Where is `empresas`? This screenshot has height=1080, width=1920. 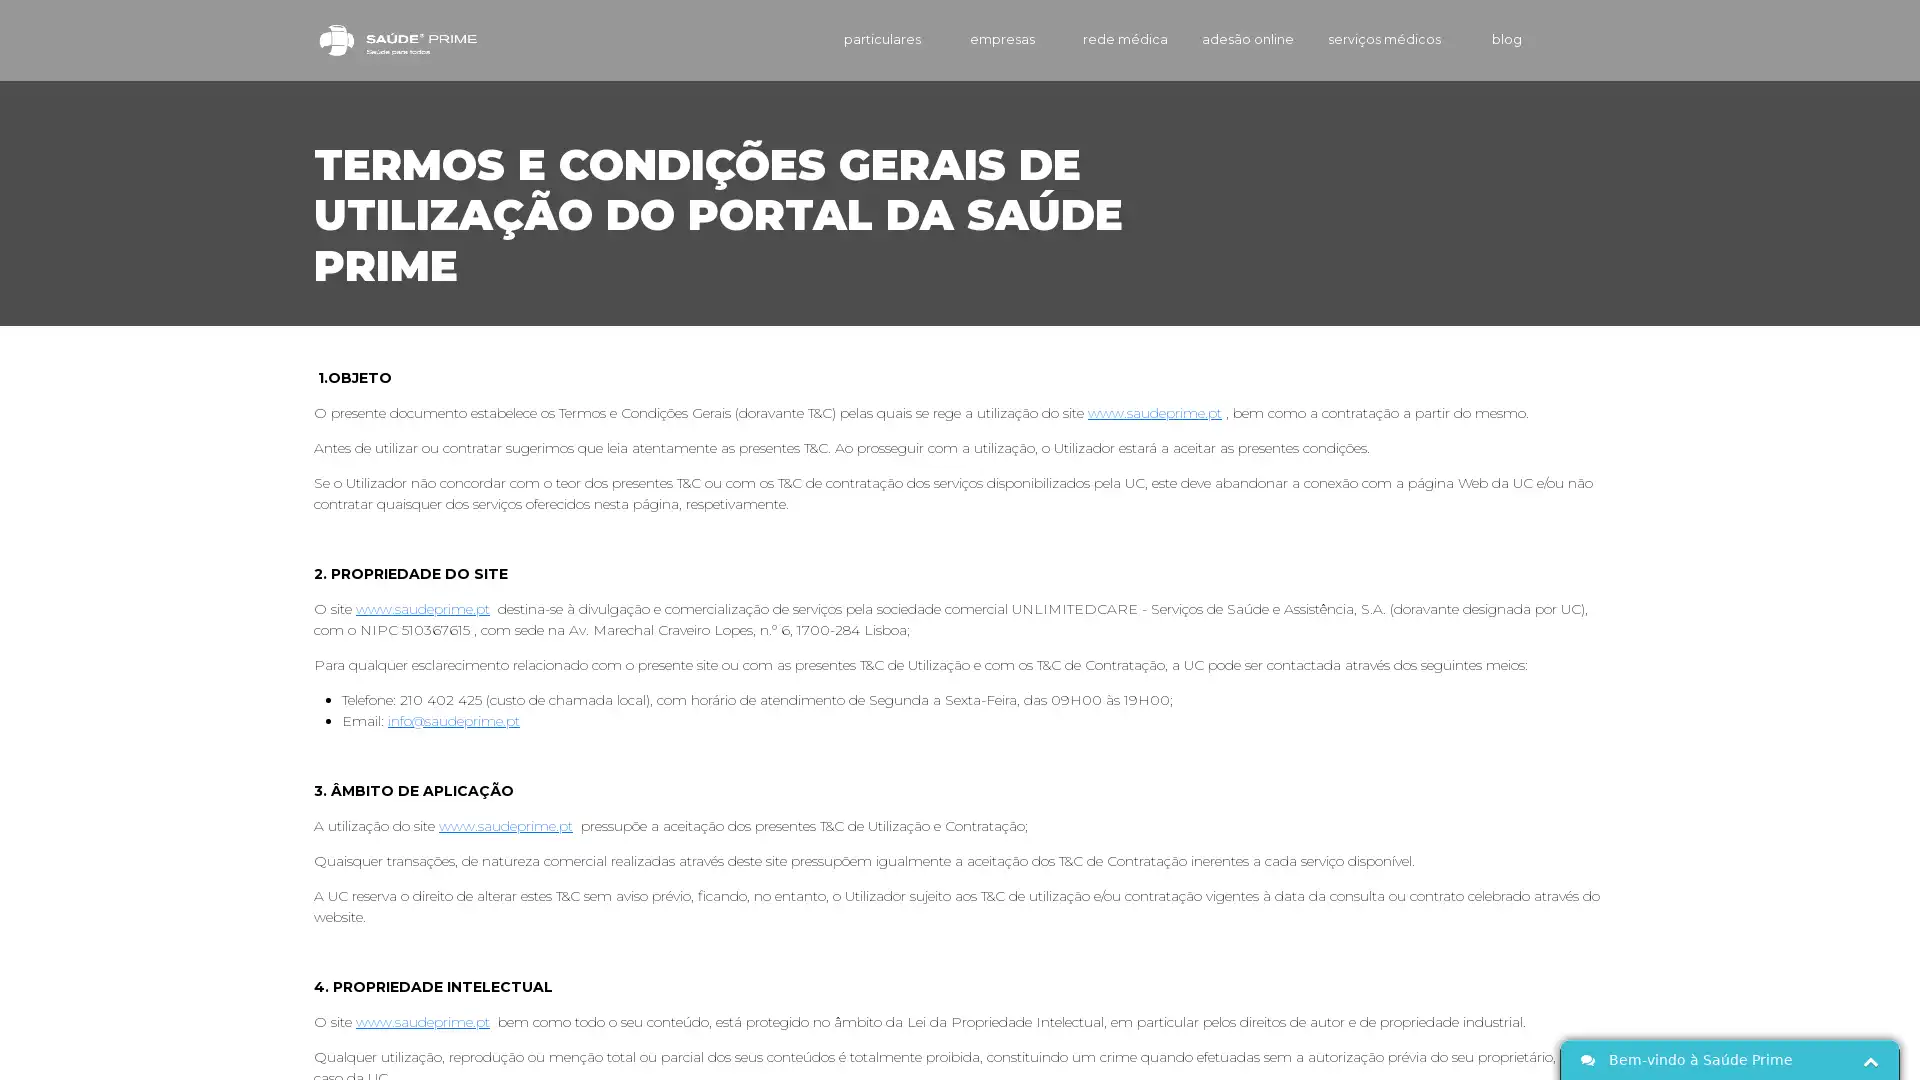 empresas is located at coordinates (974, 39).